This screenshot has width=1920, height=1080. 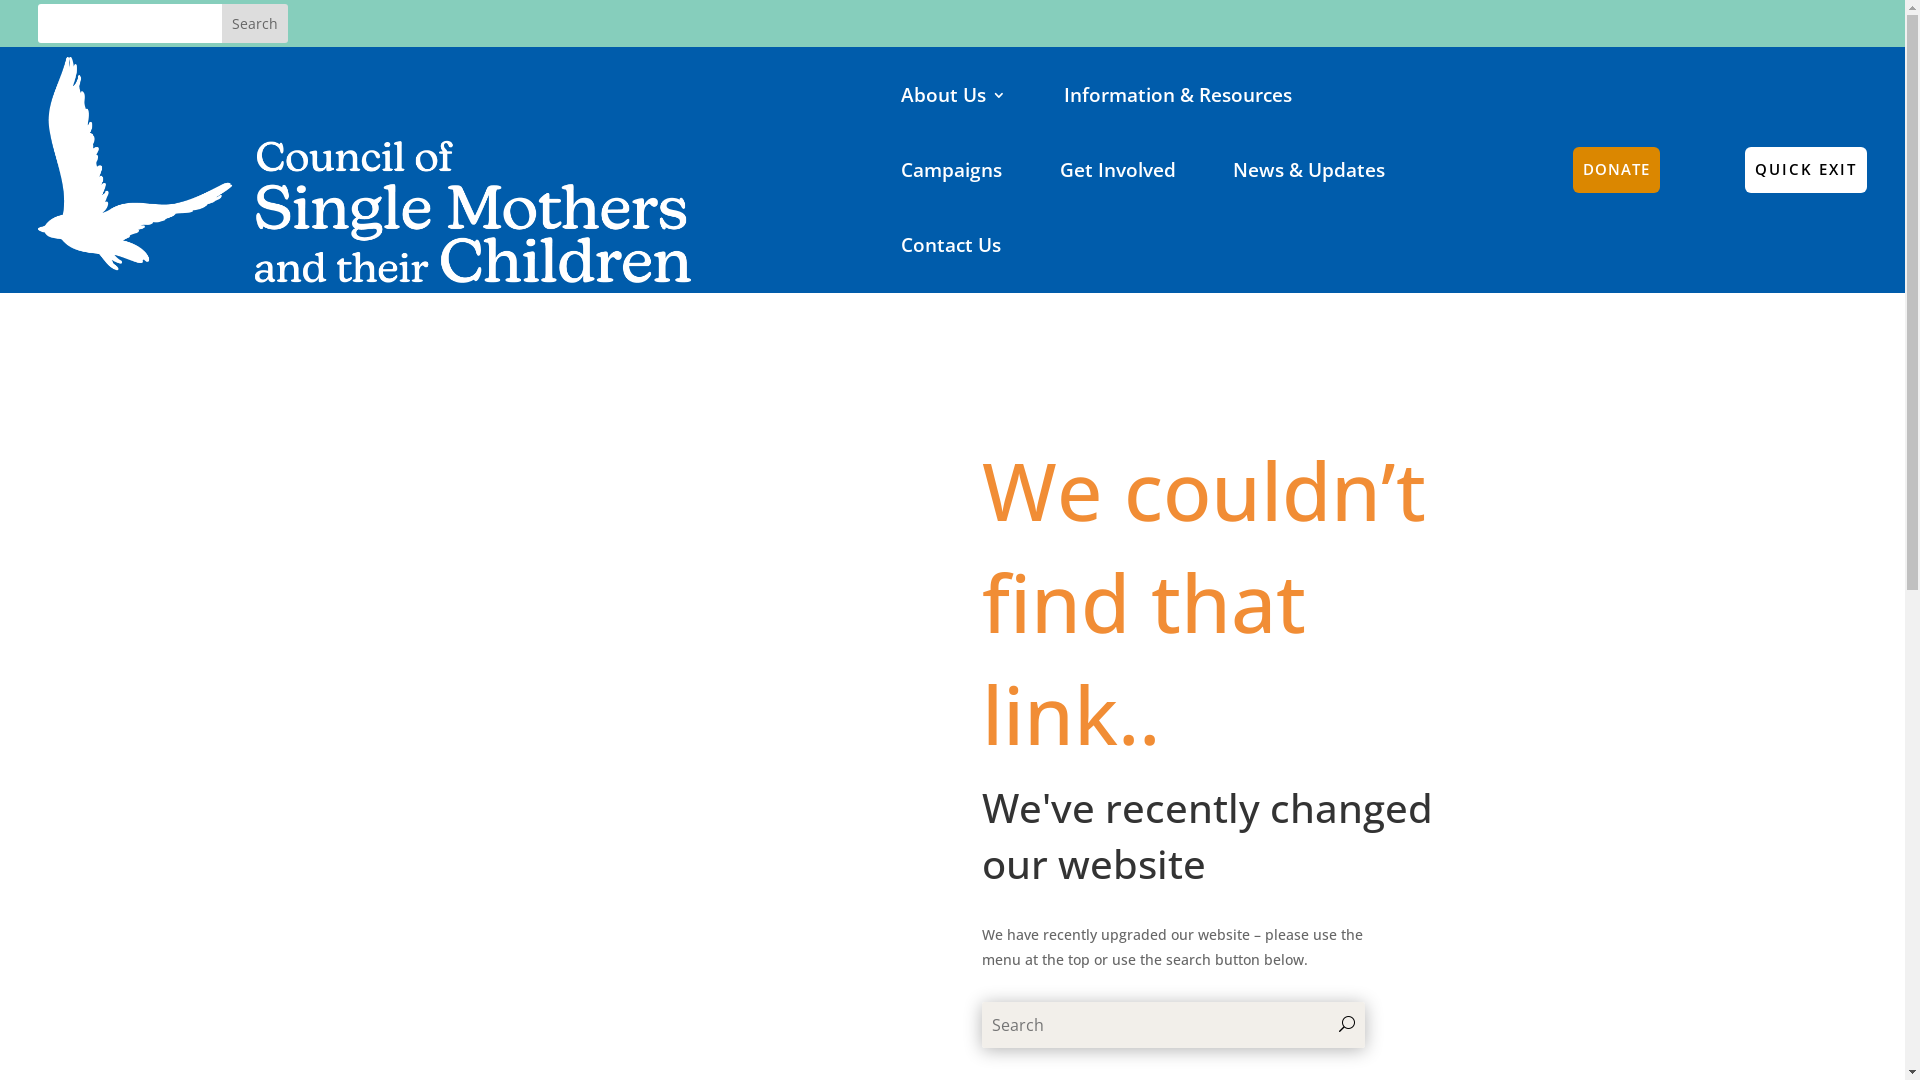 What do you see at coordinates (1309, 168) in the screenshot?
I see `'News & Updates'` at bounding box center [1309, 168].